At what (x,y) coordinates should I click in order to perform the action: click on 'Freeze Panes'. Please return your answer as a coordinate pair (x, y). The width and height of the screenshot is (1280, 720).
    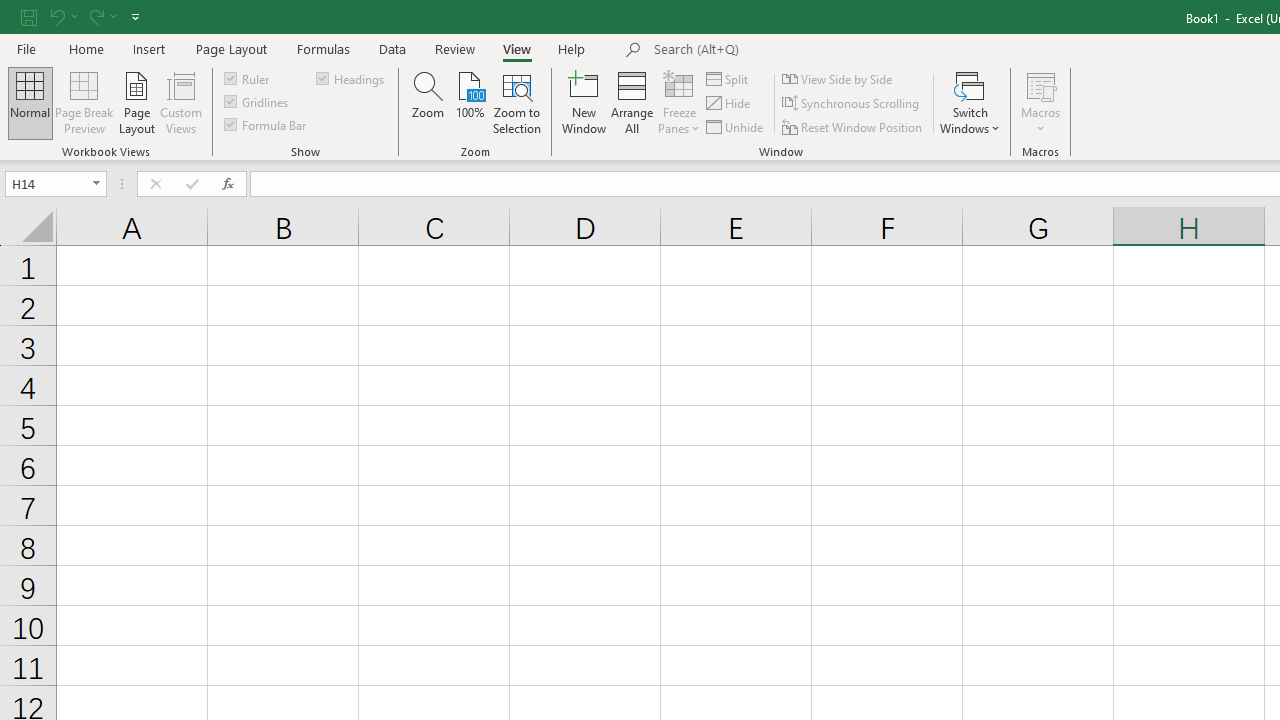
    Looking at the image, I should click on (679, 103).